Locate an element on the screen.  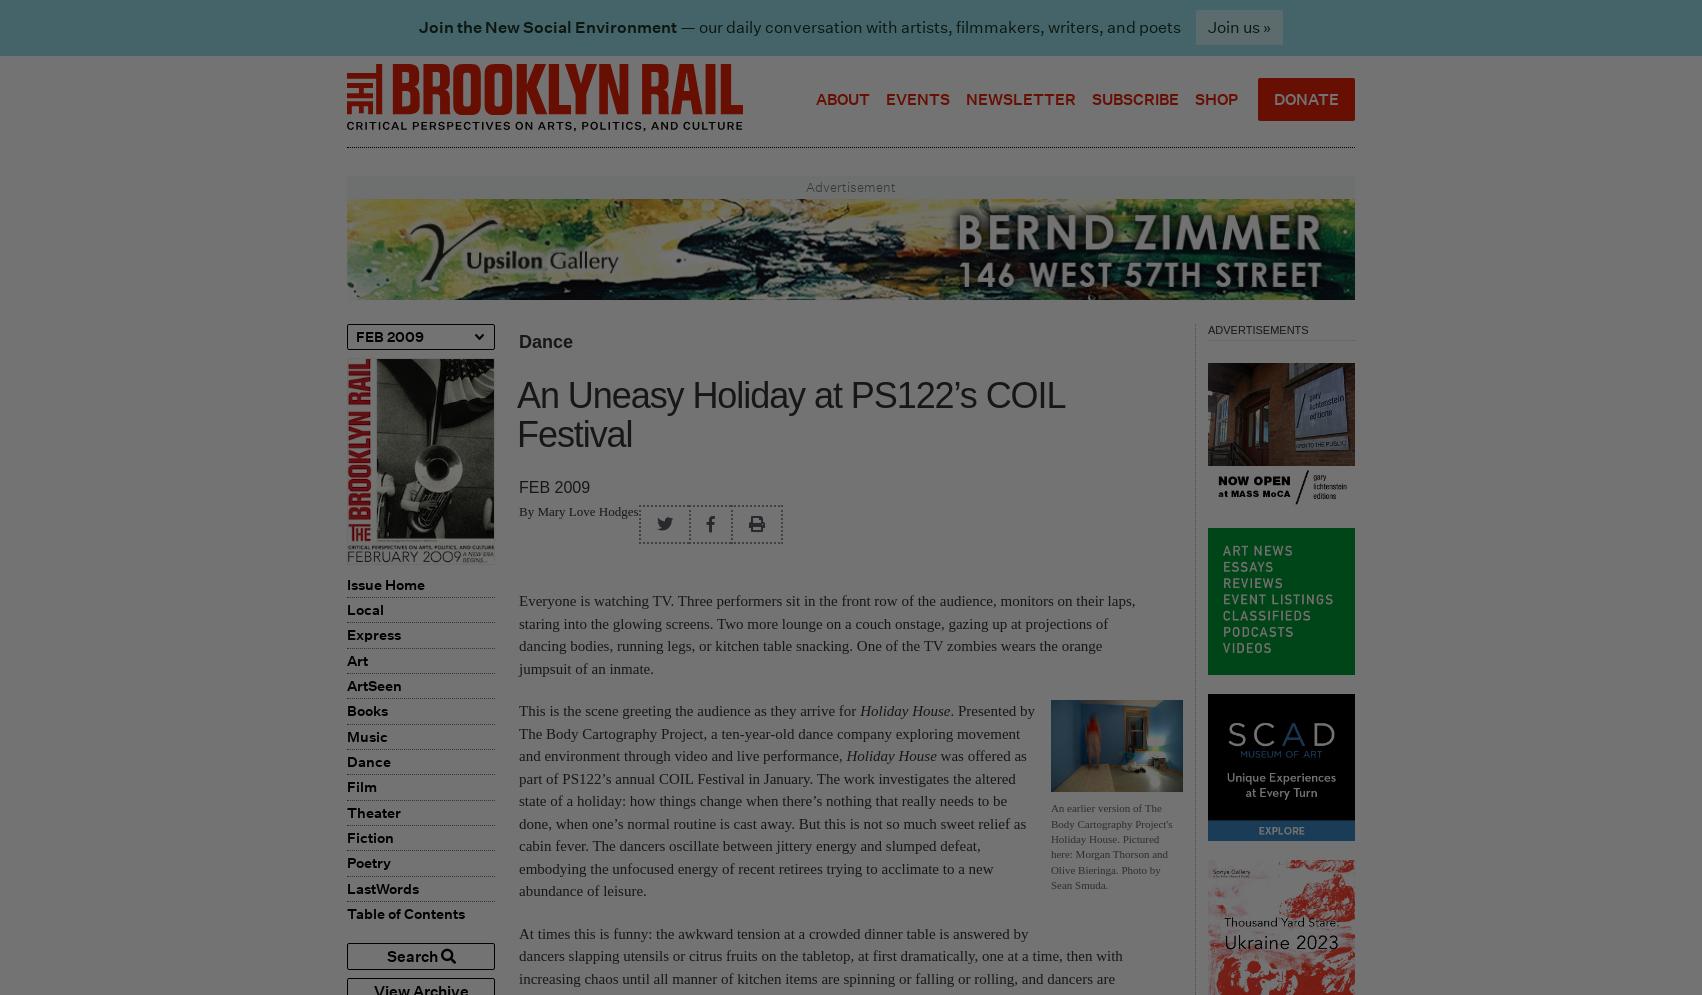
'This is the scene greeting the audience as they arrive for' is located at coordinates (689, 711).